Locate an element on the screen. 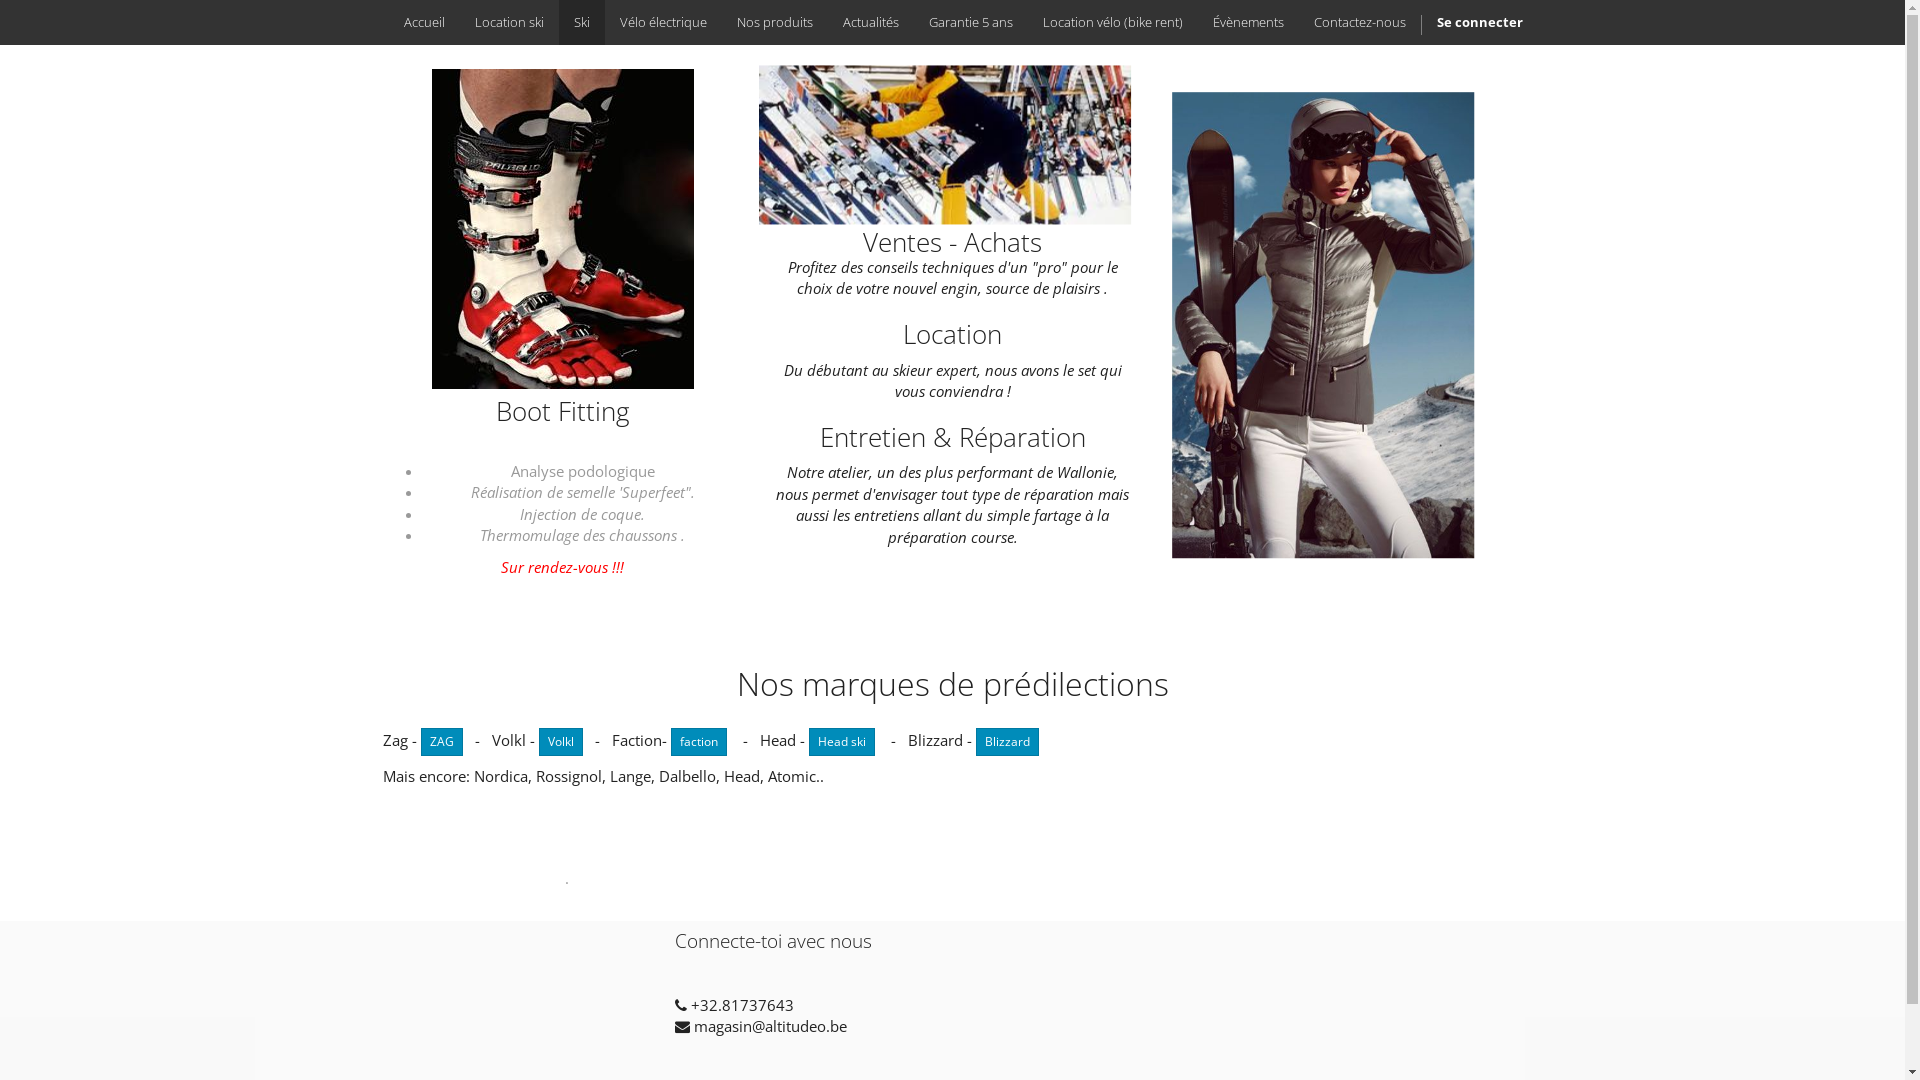  'ZAG' is located at coordinates (440, 741).